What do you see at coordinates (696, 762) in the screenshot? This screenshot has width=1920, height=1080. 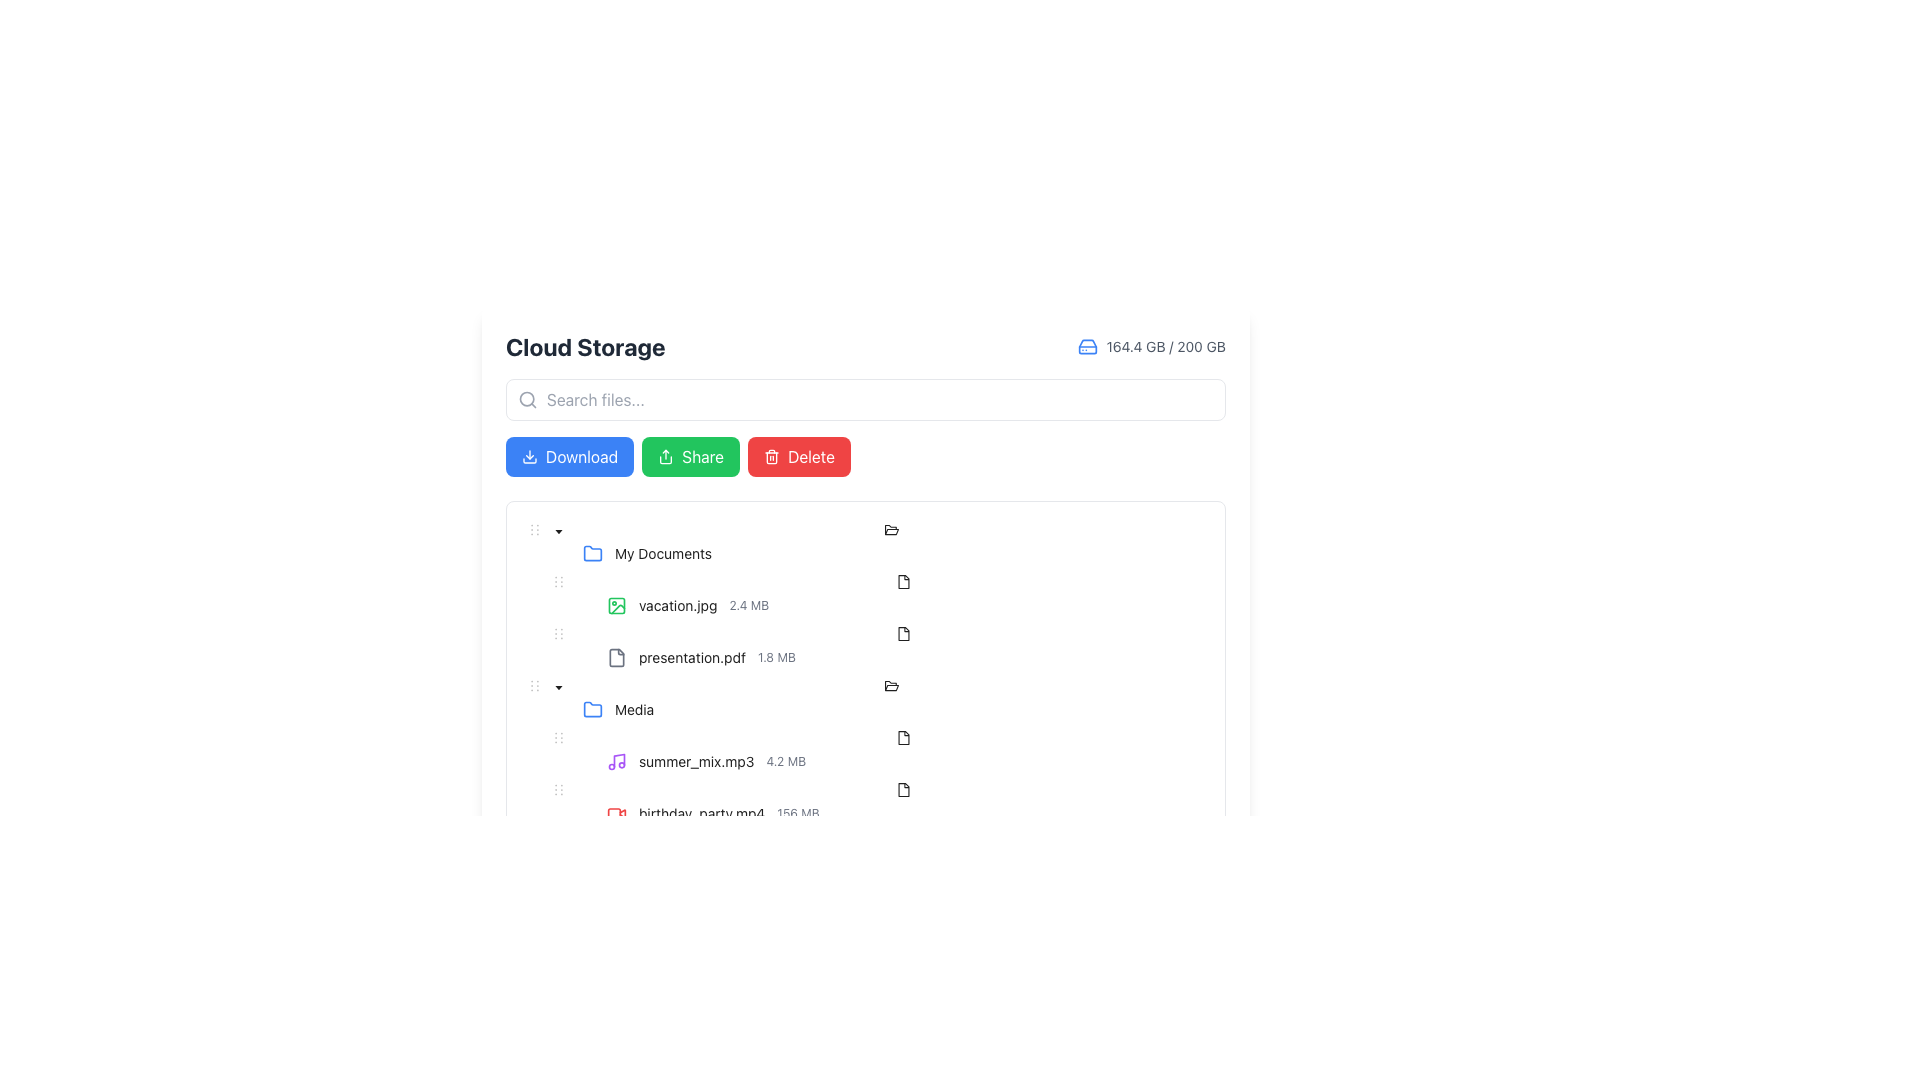 I see `the Text label representing the name of a media file in the Media folder, located next to the metadata '4.2 MB' and following a music note icon` at bounding box center [696, 762].